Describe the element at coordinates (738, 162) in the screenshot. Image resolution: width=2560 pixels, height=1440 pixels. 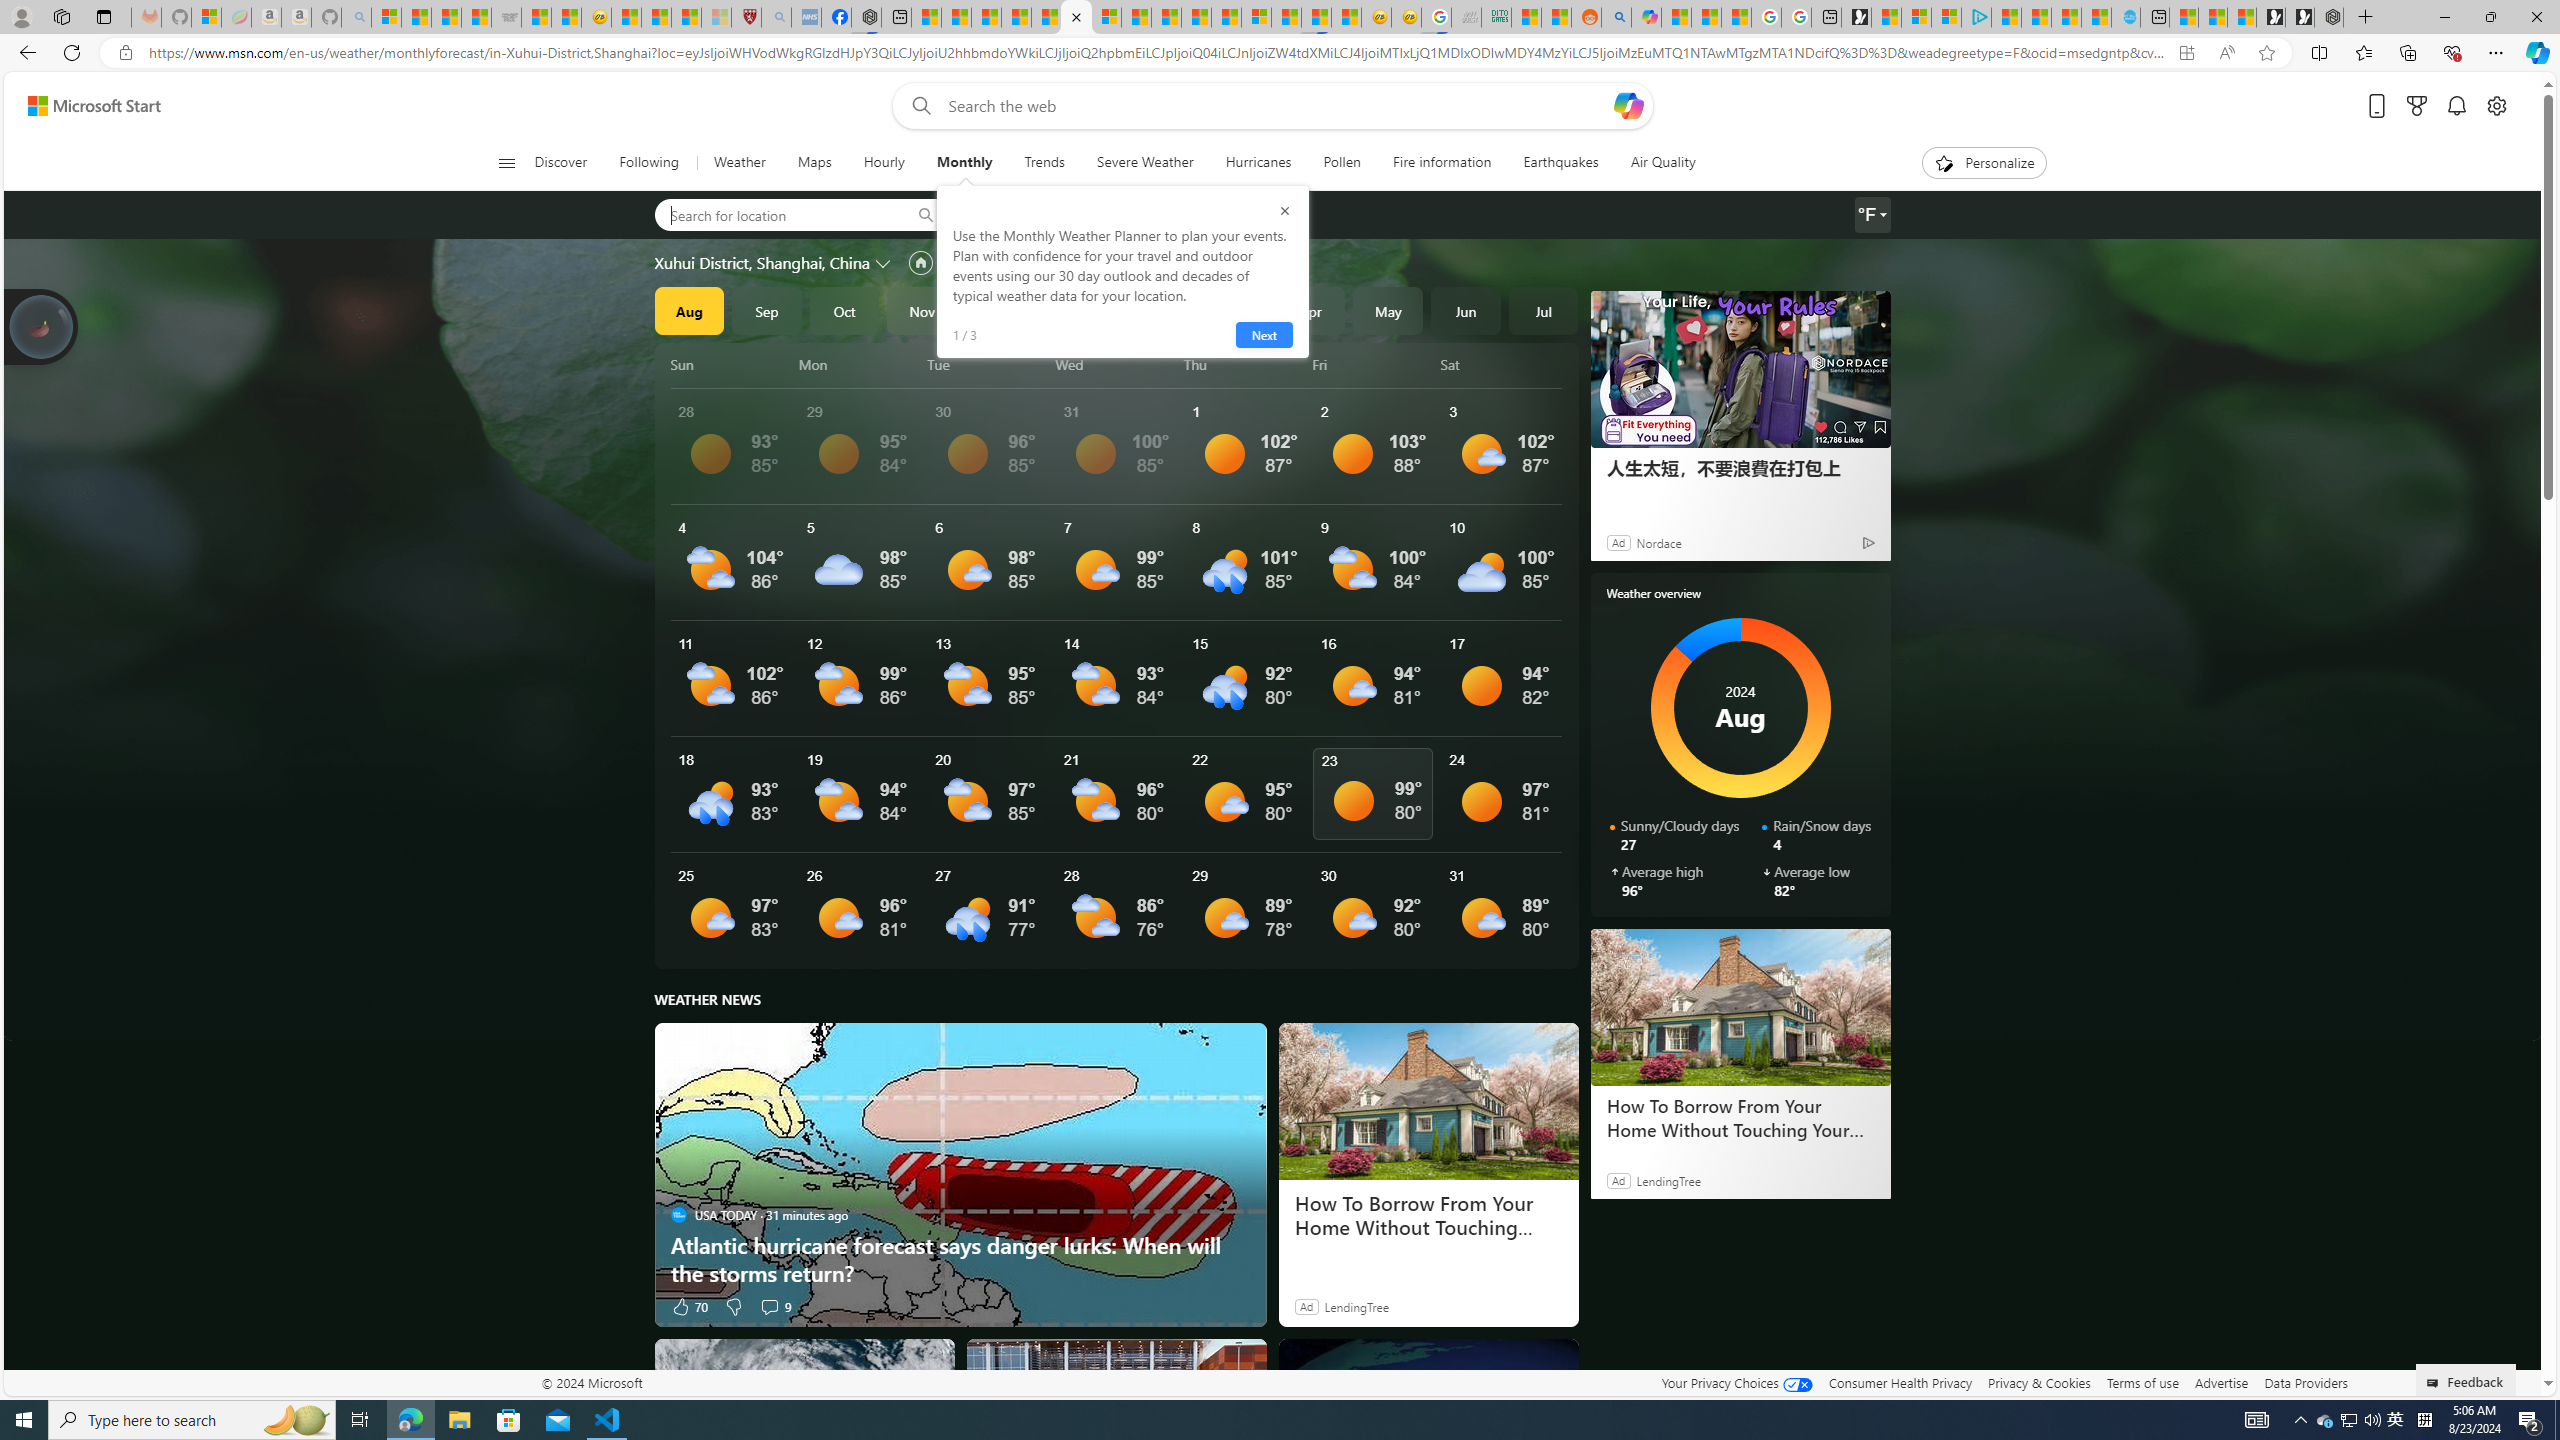
I see `'Weather'` at that location.